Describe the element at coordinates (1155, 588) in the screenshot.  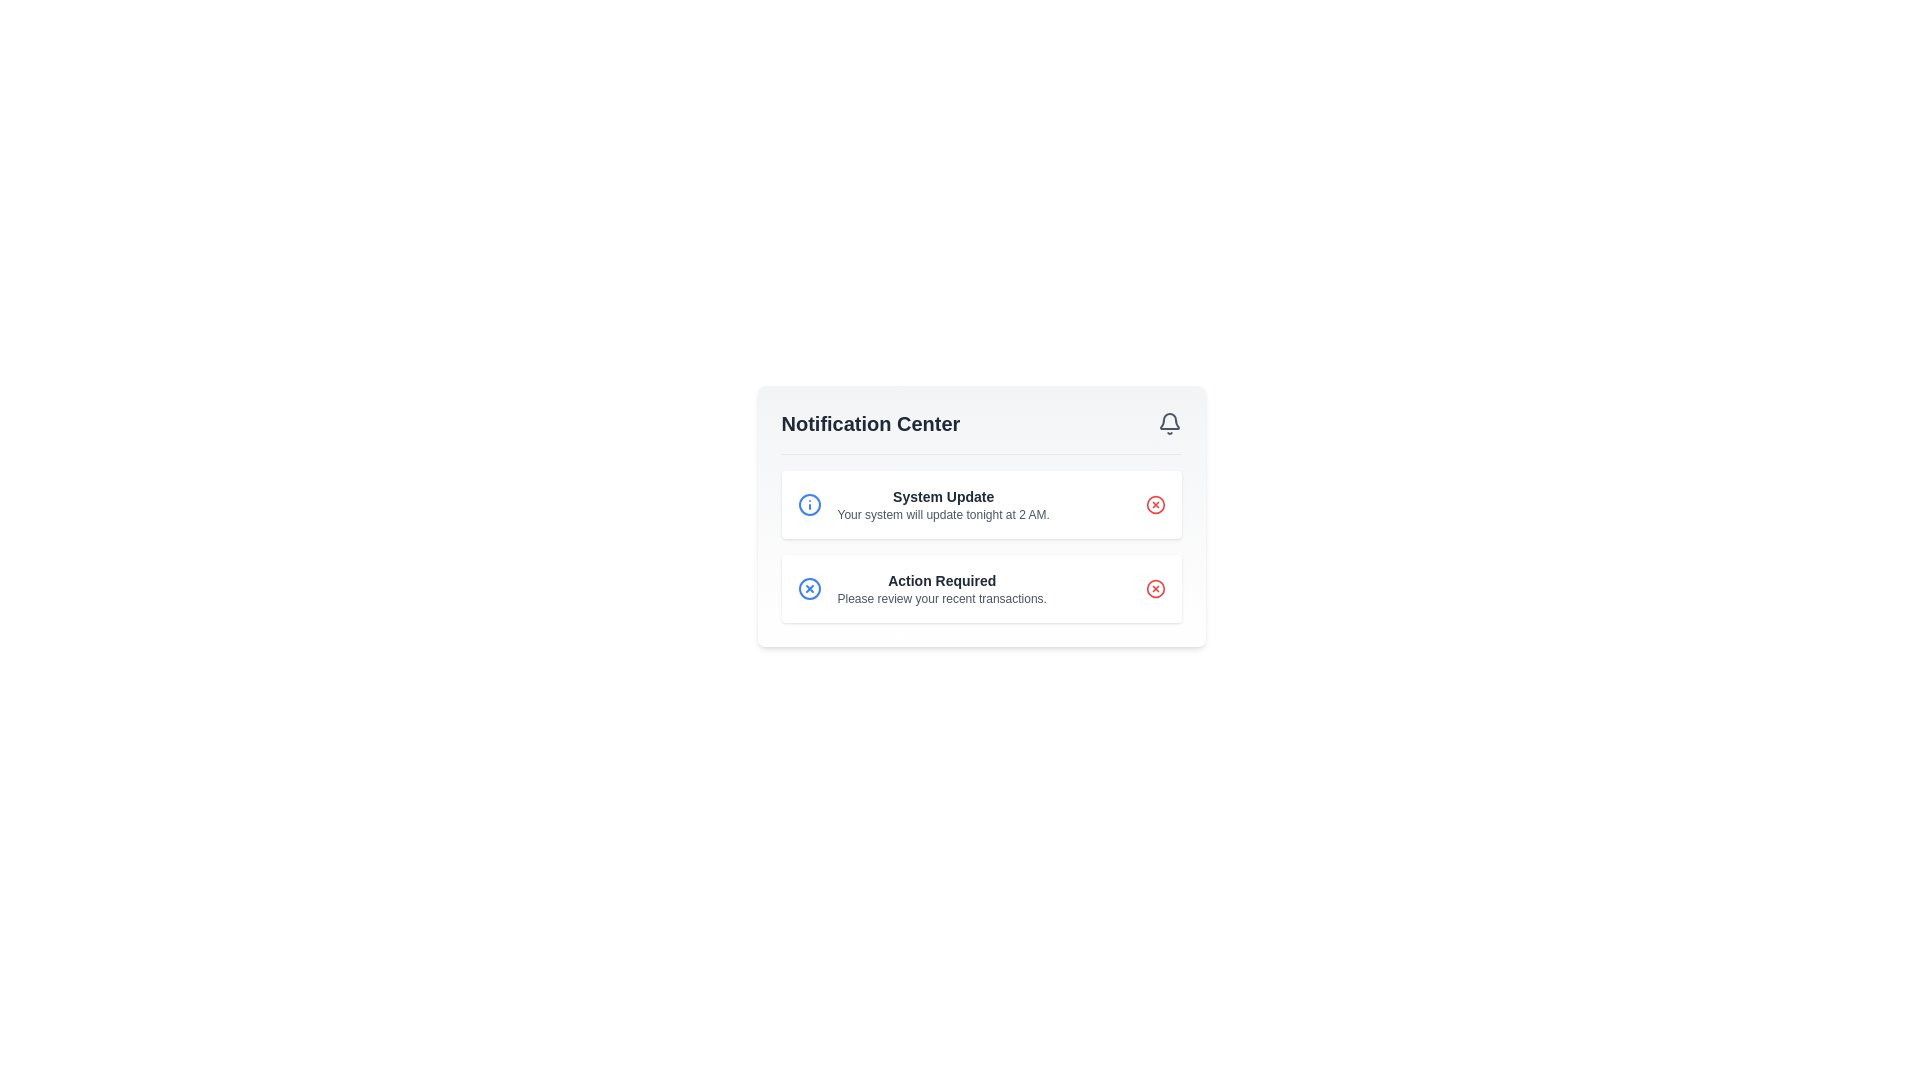
I see `the Interactive icon button located at the top-right corner of the 'Action Required' notification card` at that location.